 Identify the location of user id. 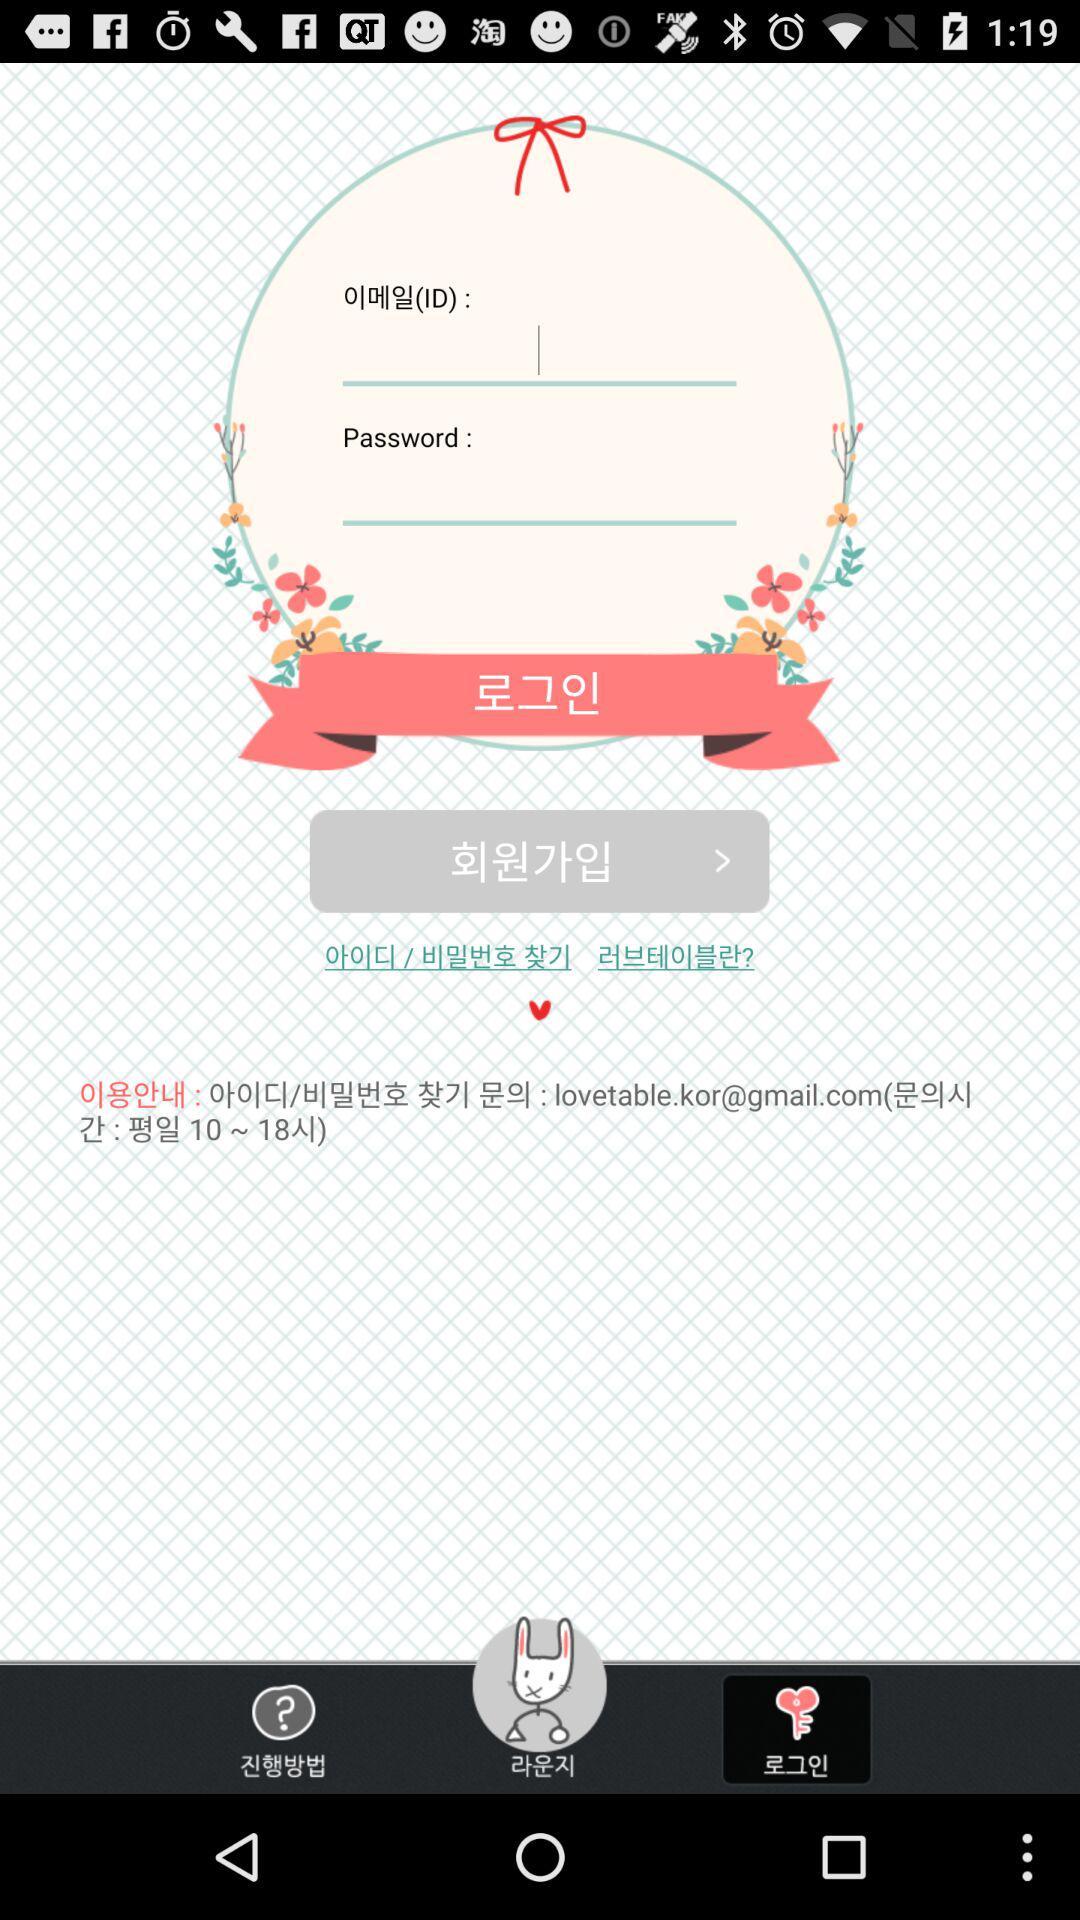
(538, 350).